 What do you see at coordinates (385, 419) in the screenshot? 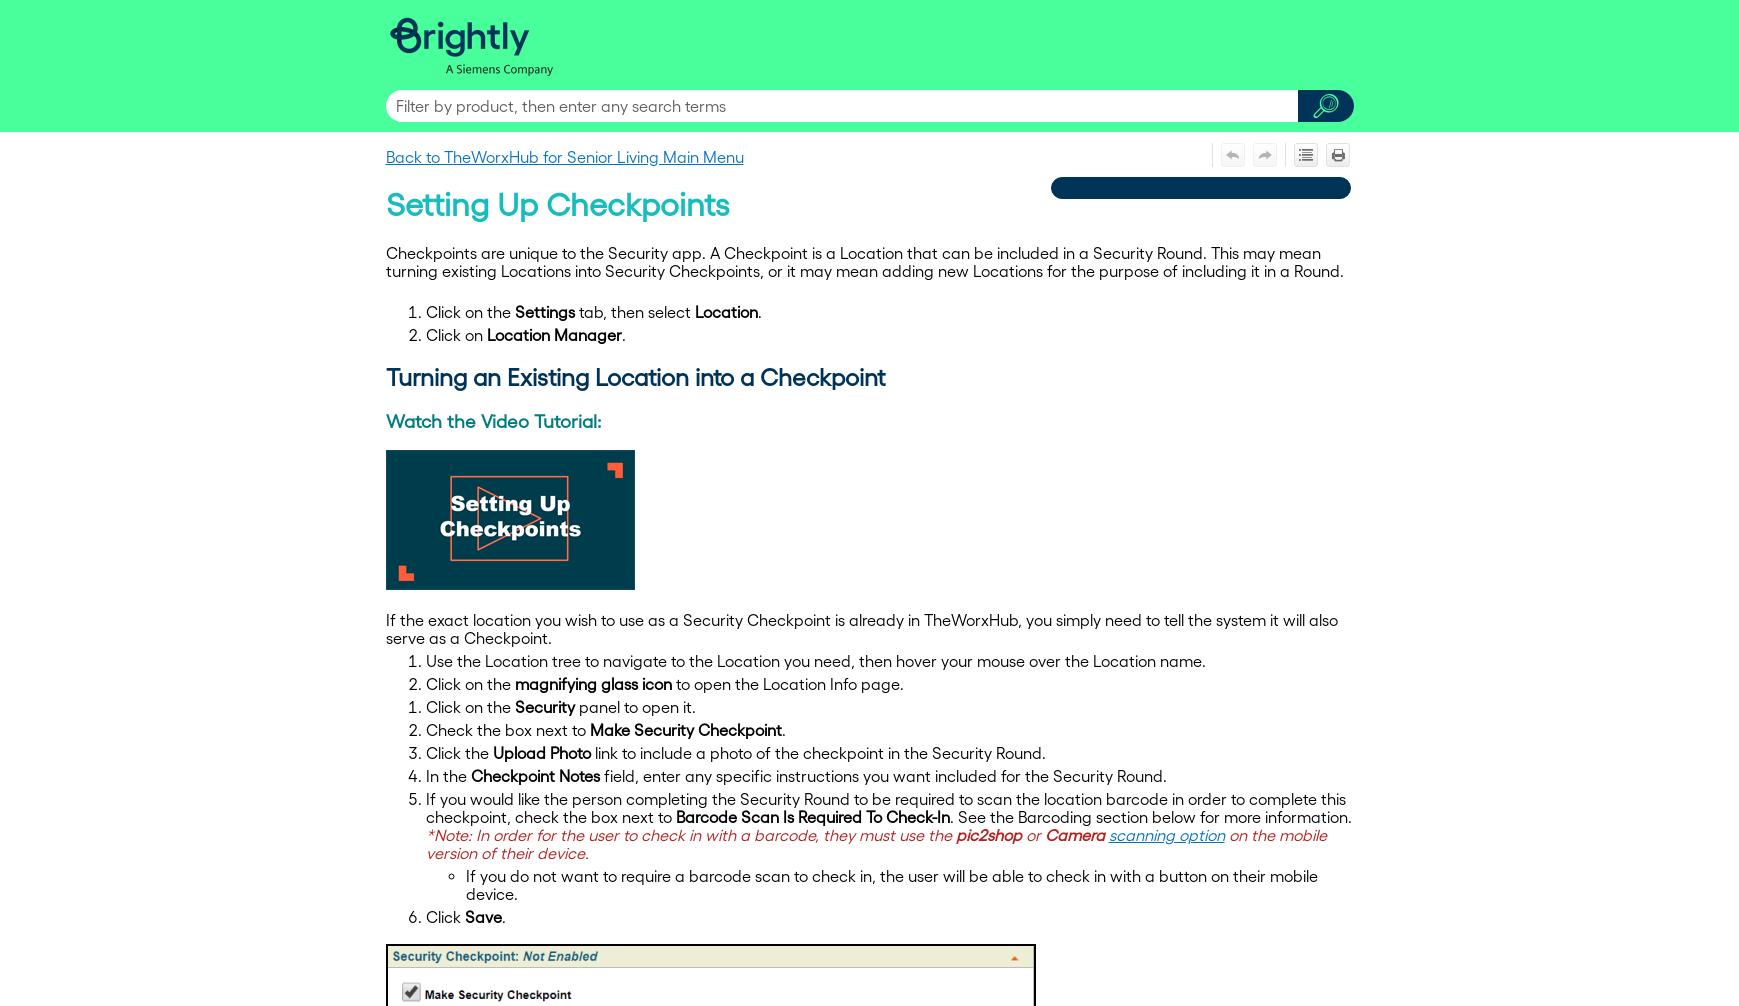
I see `'Watch the Video Tutorial:'` at bounding box center [385, 419].